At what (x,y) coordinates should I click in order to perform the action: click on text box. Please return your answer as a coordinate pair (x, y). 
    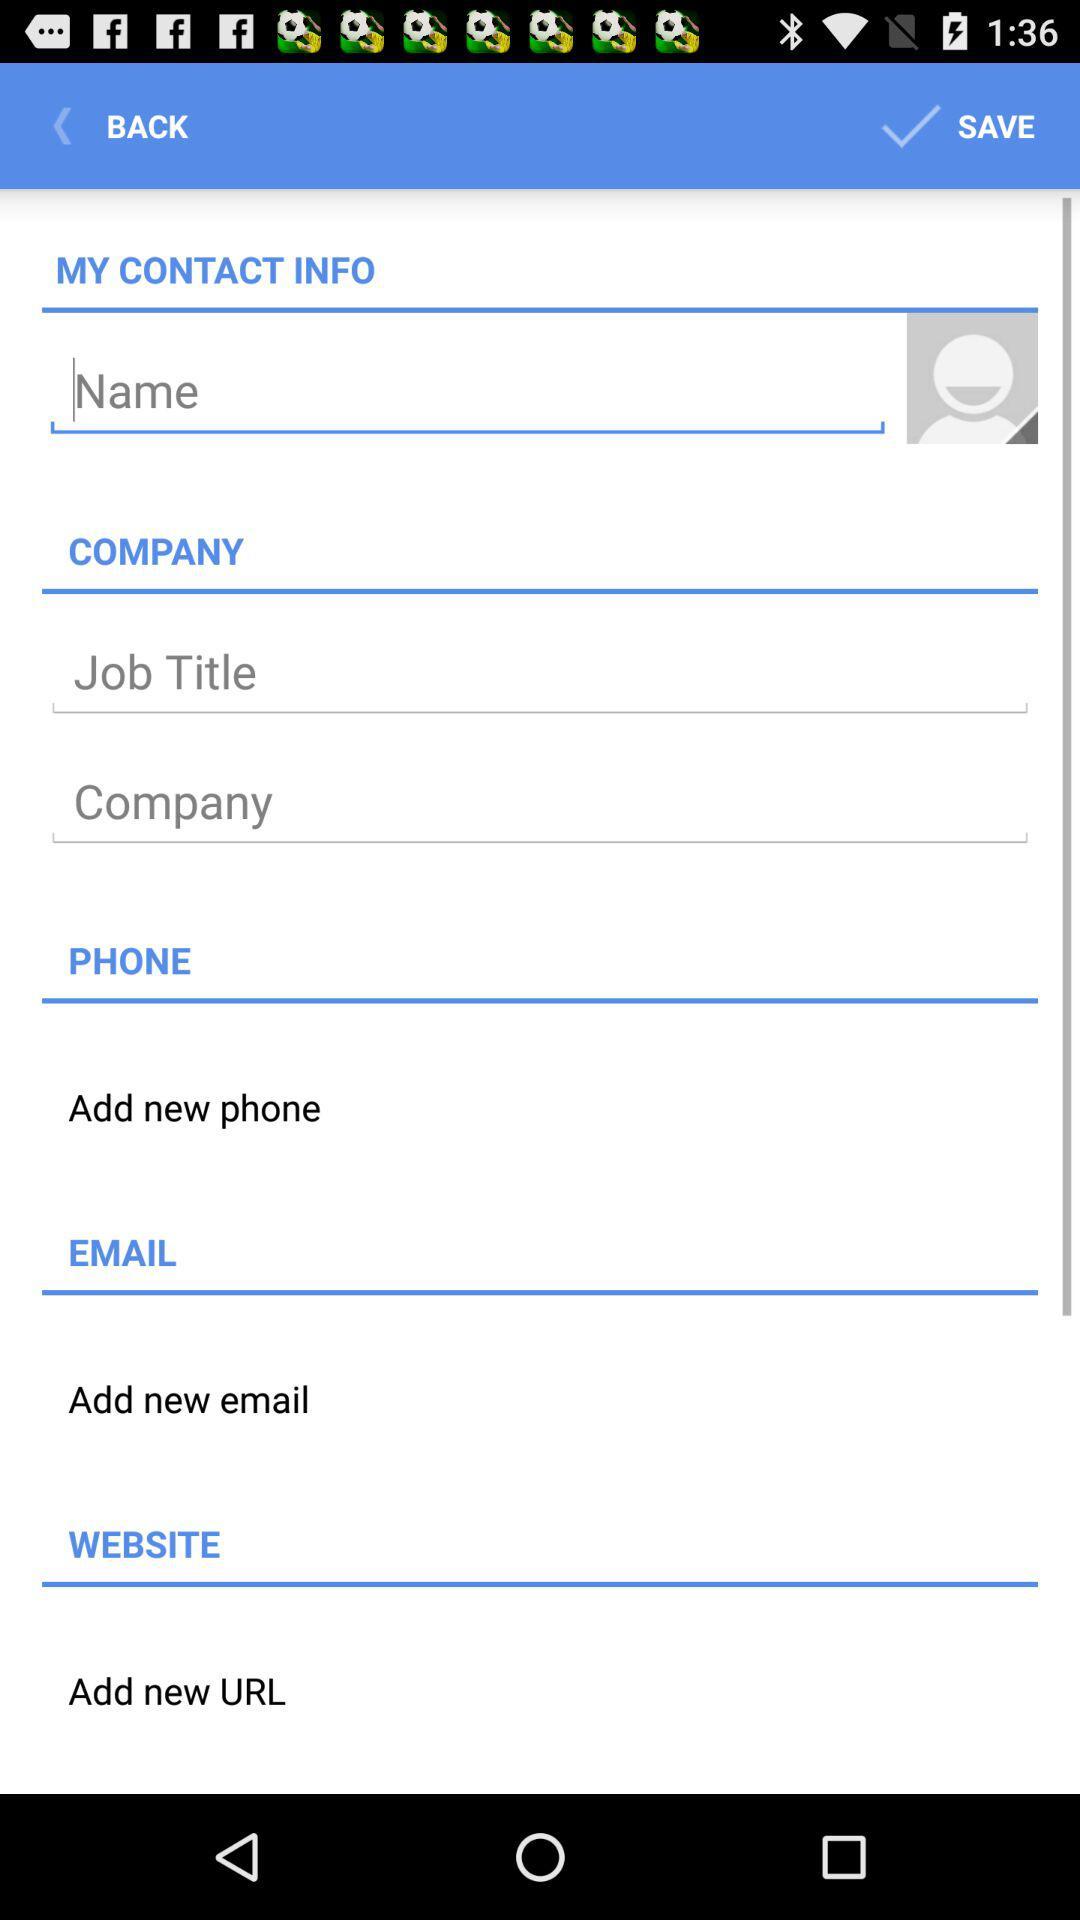
    Looking at the image, I should click on (540, 672).